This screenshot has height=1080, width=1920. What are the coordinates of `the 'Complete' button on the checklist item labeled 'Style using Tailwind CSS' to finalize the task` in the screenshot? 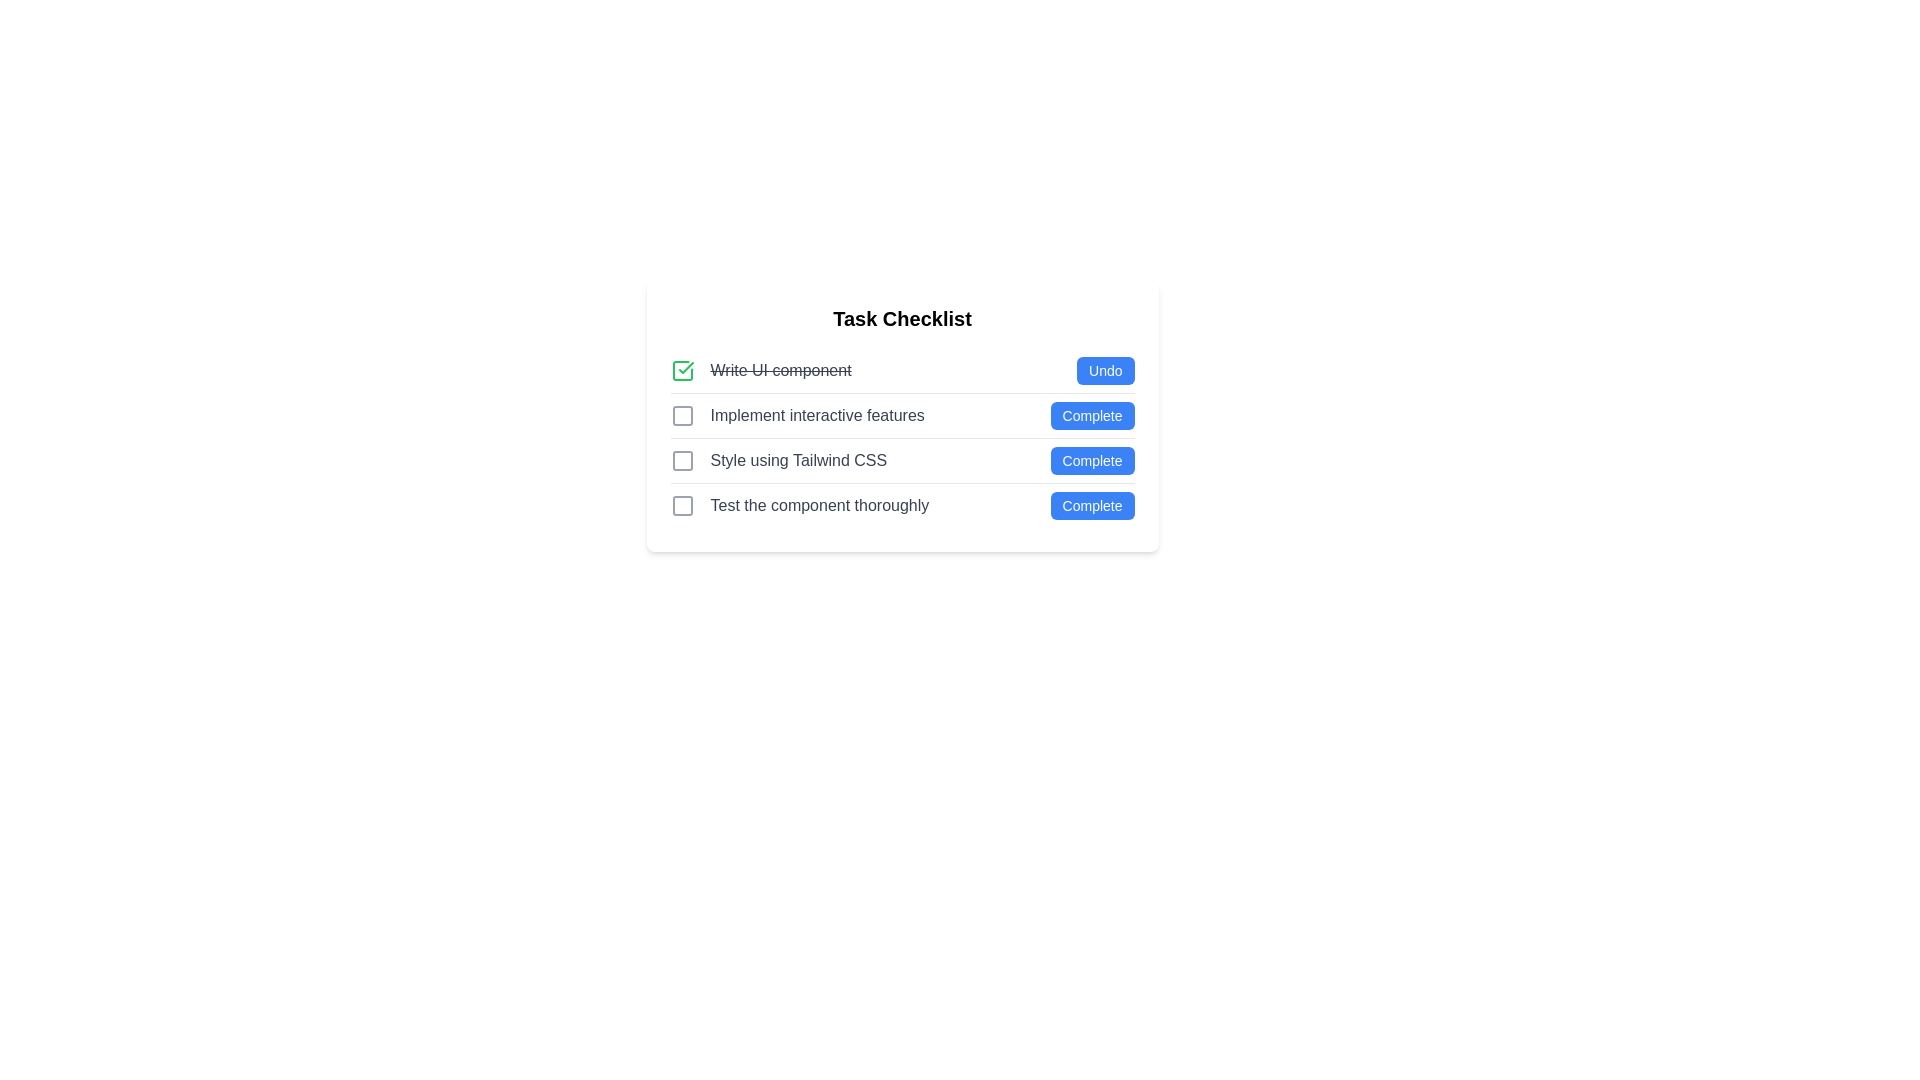 It's located at (901, 461).